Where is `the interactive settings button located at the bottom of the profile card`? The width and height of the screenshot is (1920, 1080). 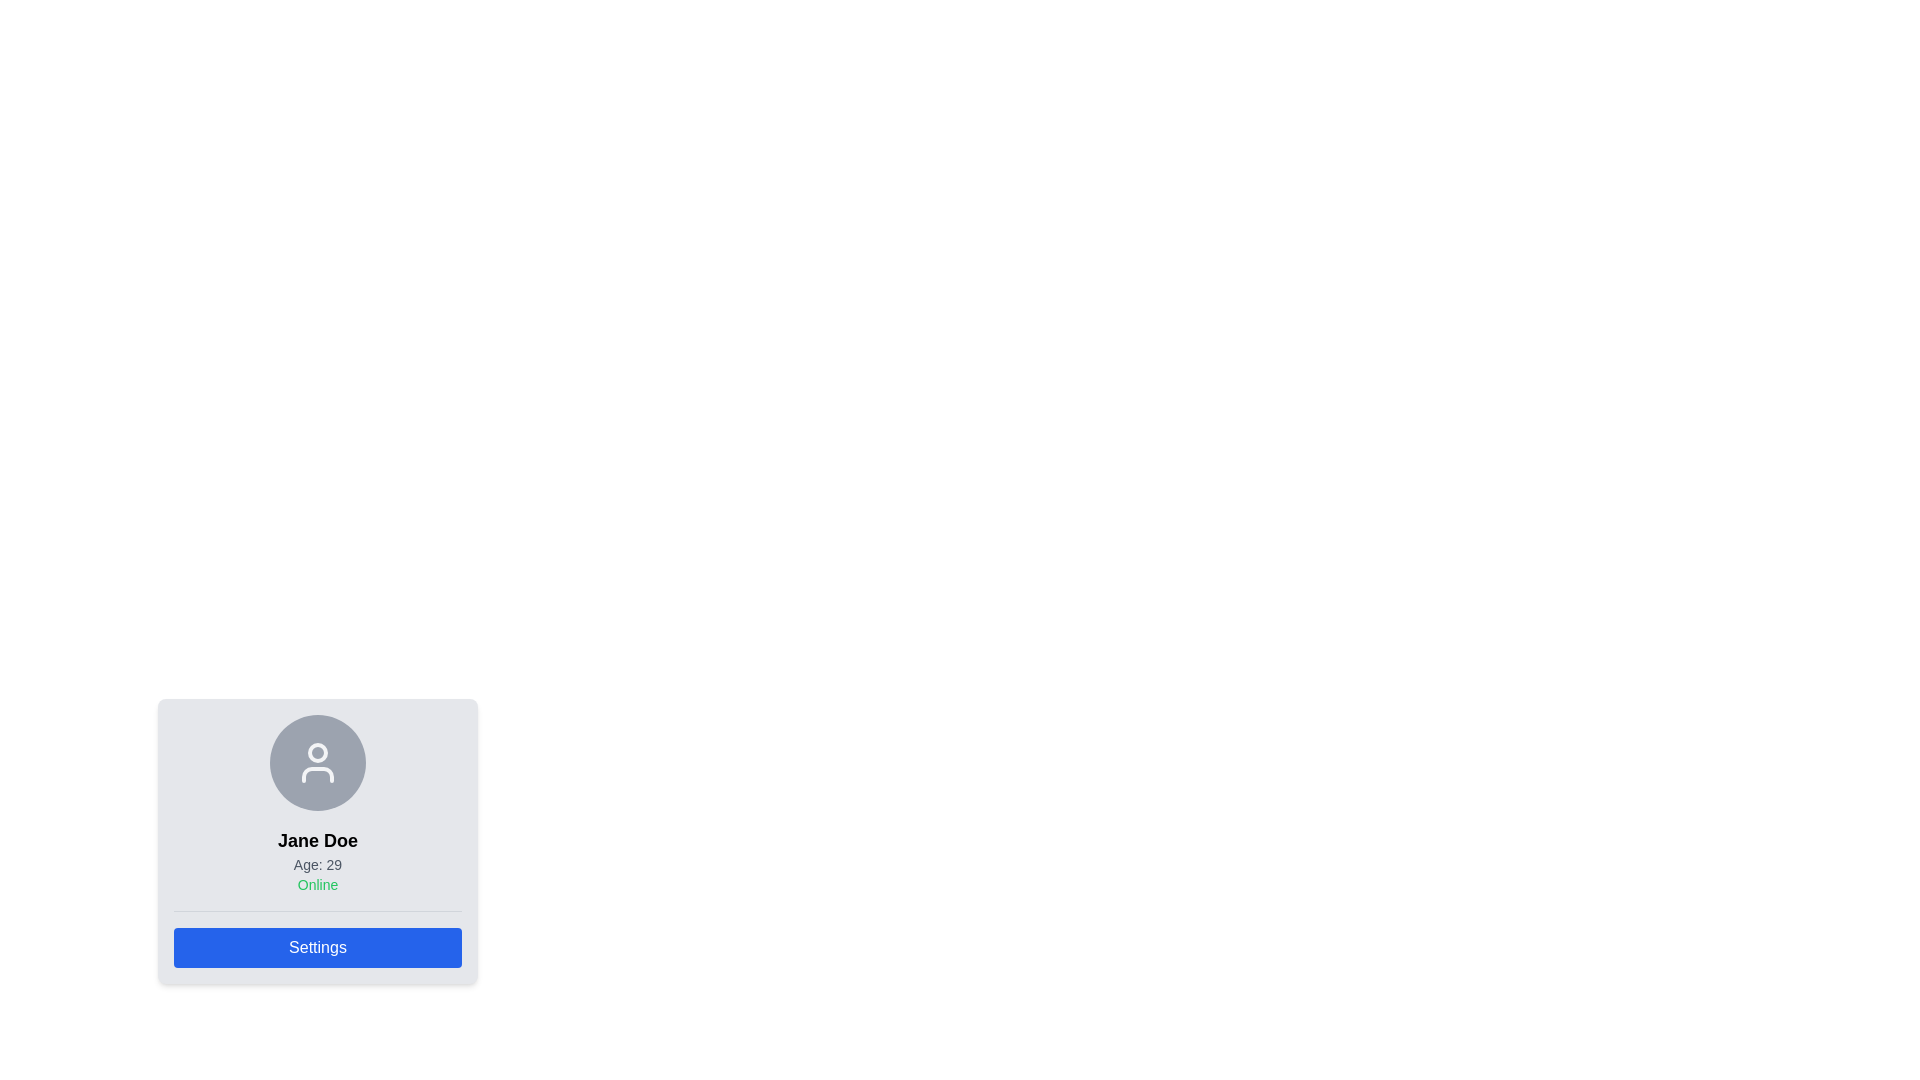
the interactive settings button located at the bottom of the profile card is located at coordinates (316, 947).